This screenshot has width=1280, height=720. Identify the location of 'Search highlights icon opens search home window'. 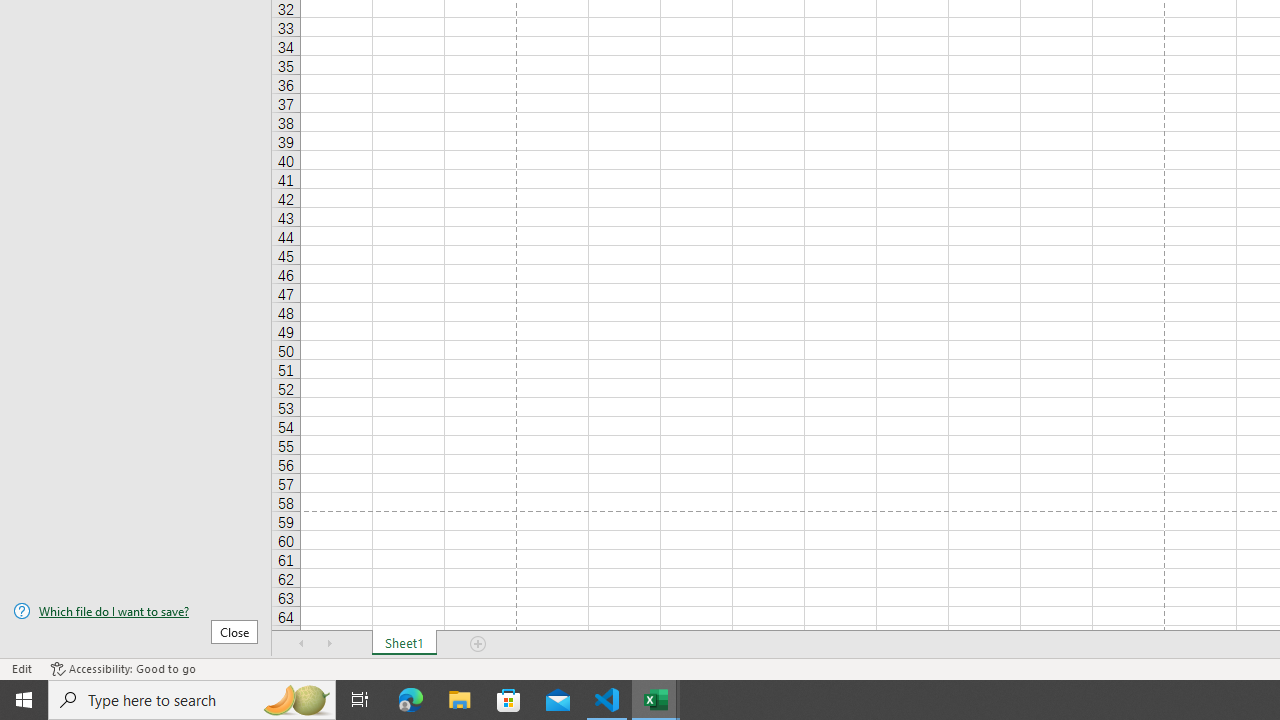
(294, 698).